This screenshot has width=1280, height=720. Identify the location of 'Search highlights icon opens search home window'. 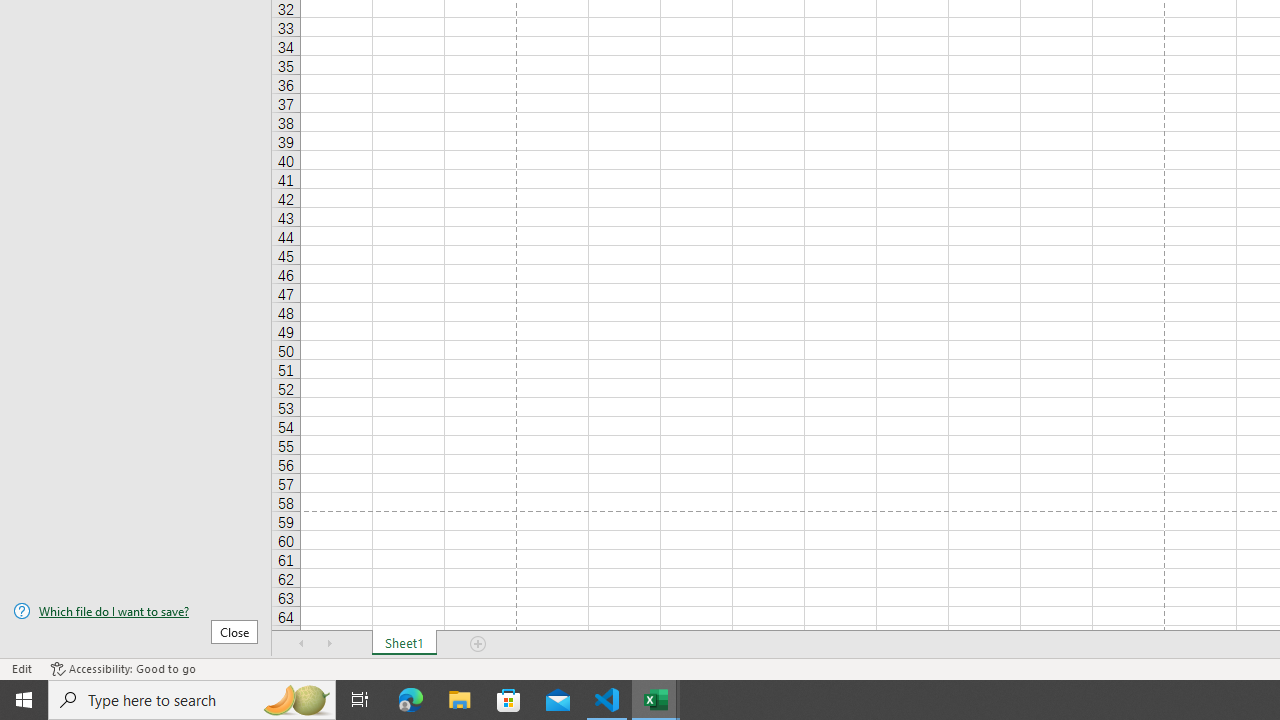
(294, 698).